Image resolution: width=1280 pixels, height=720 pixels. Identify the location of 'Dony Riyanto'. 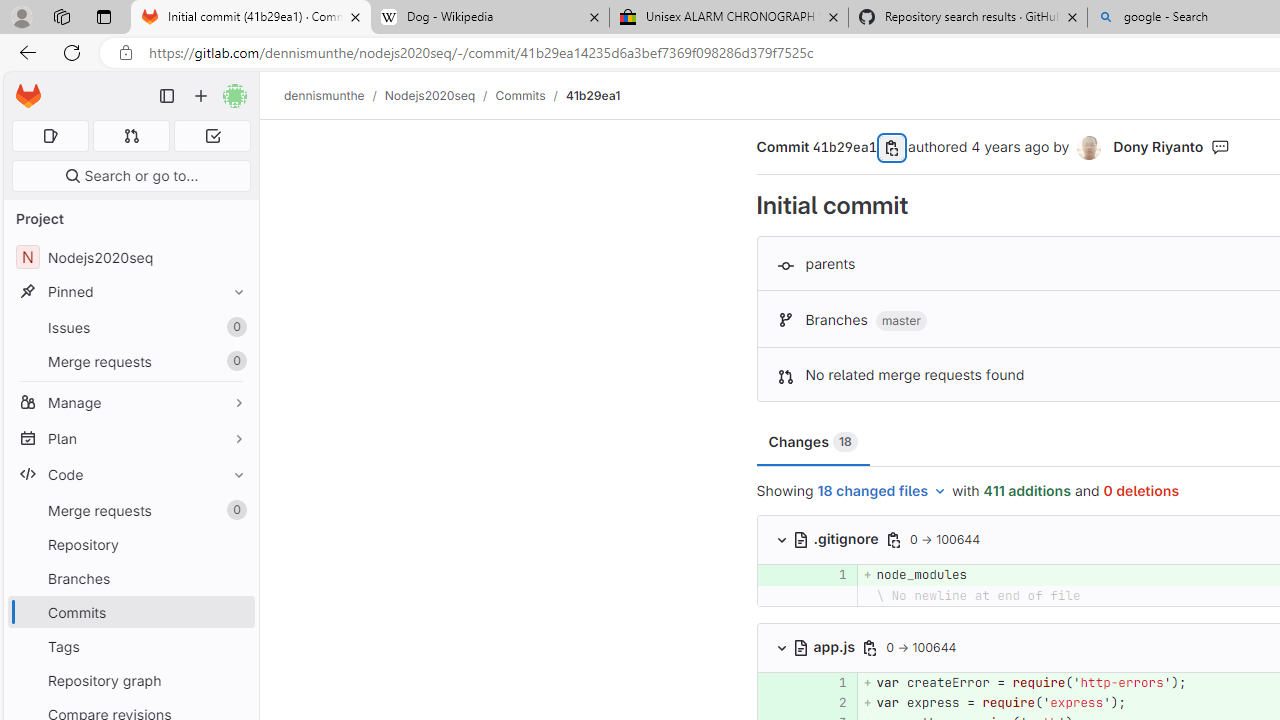
(1090, 147).